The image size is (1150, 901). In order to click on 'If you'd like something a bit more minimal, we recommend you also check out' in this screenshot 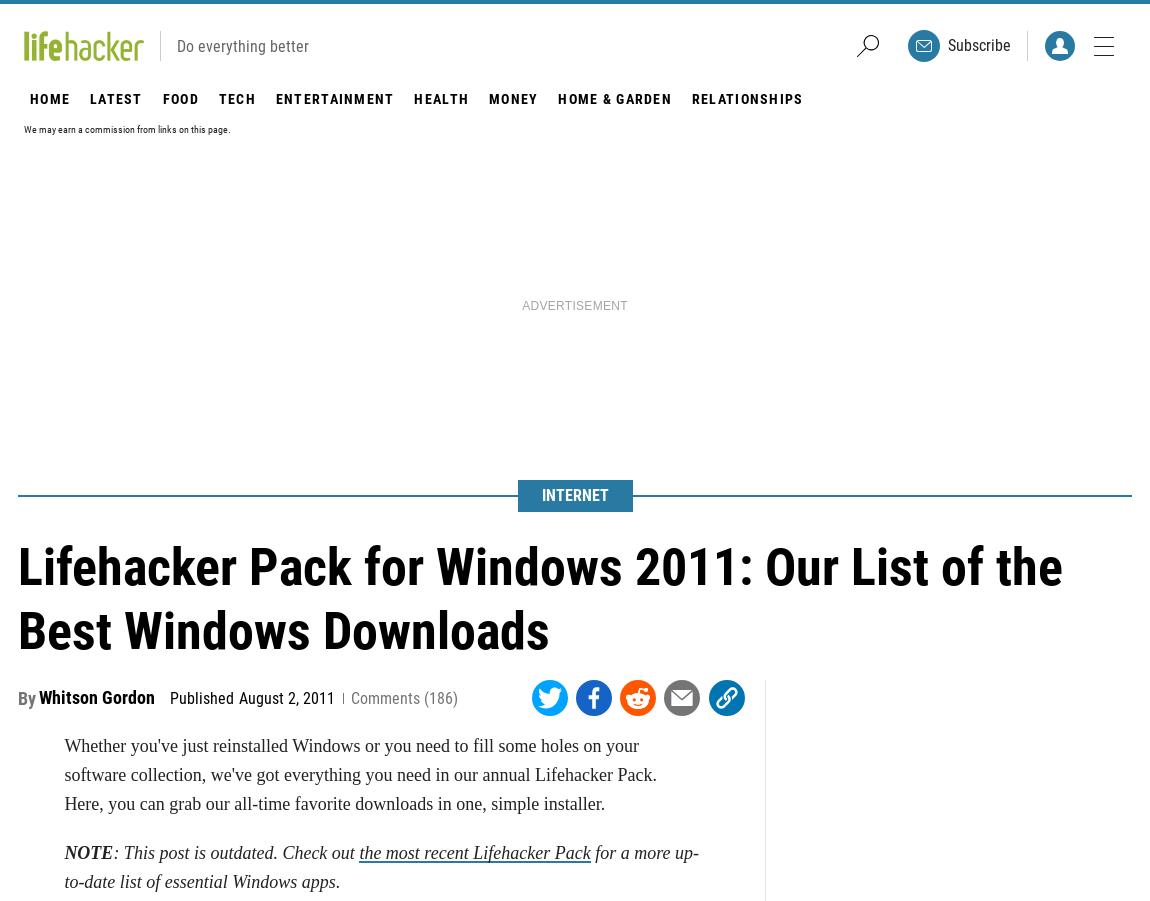, I will do `click(349, 12)`.